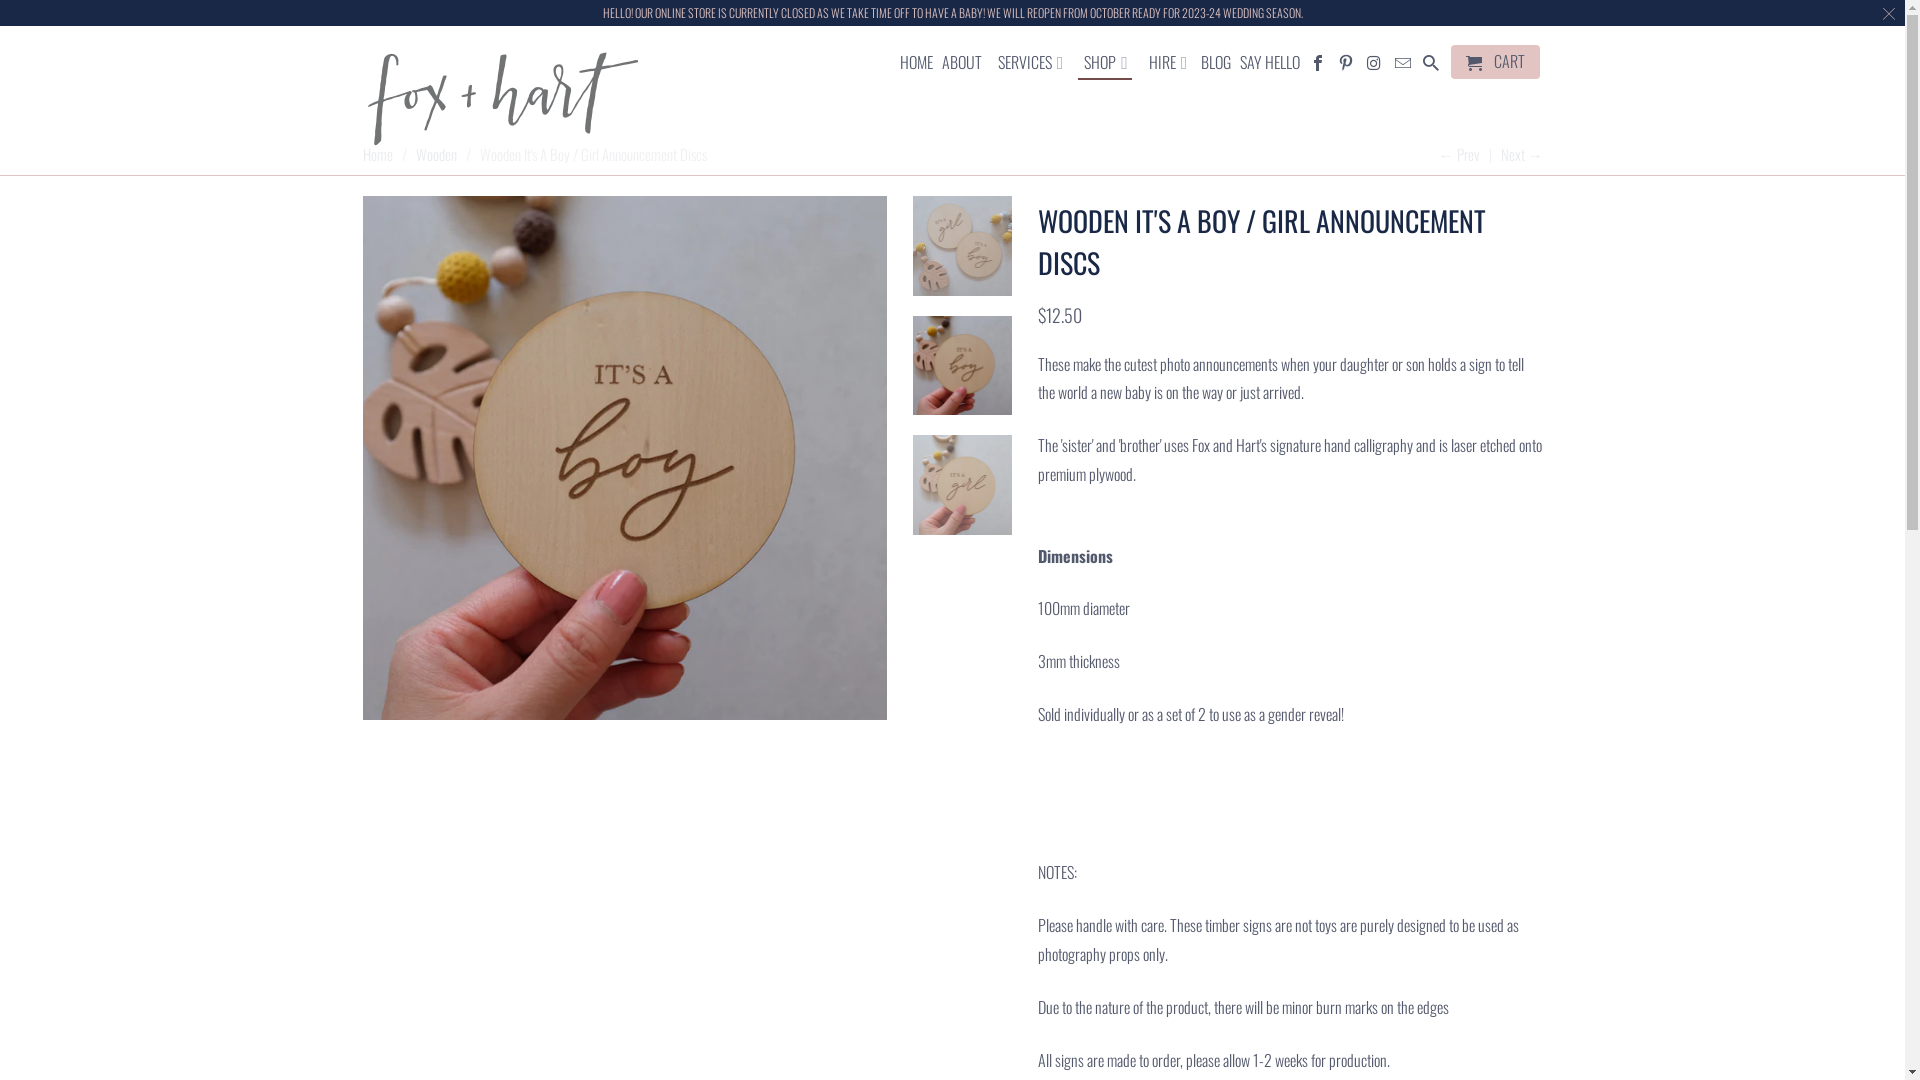 The height and width of the screenshot is (1080, 1920). Describe the element at coordinates (435, 153) in the screenshot. I see `'Wooden'` at that location.